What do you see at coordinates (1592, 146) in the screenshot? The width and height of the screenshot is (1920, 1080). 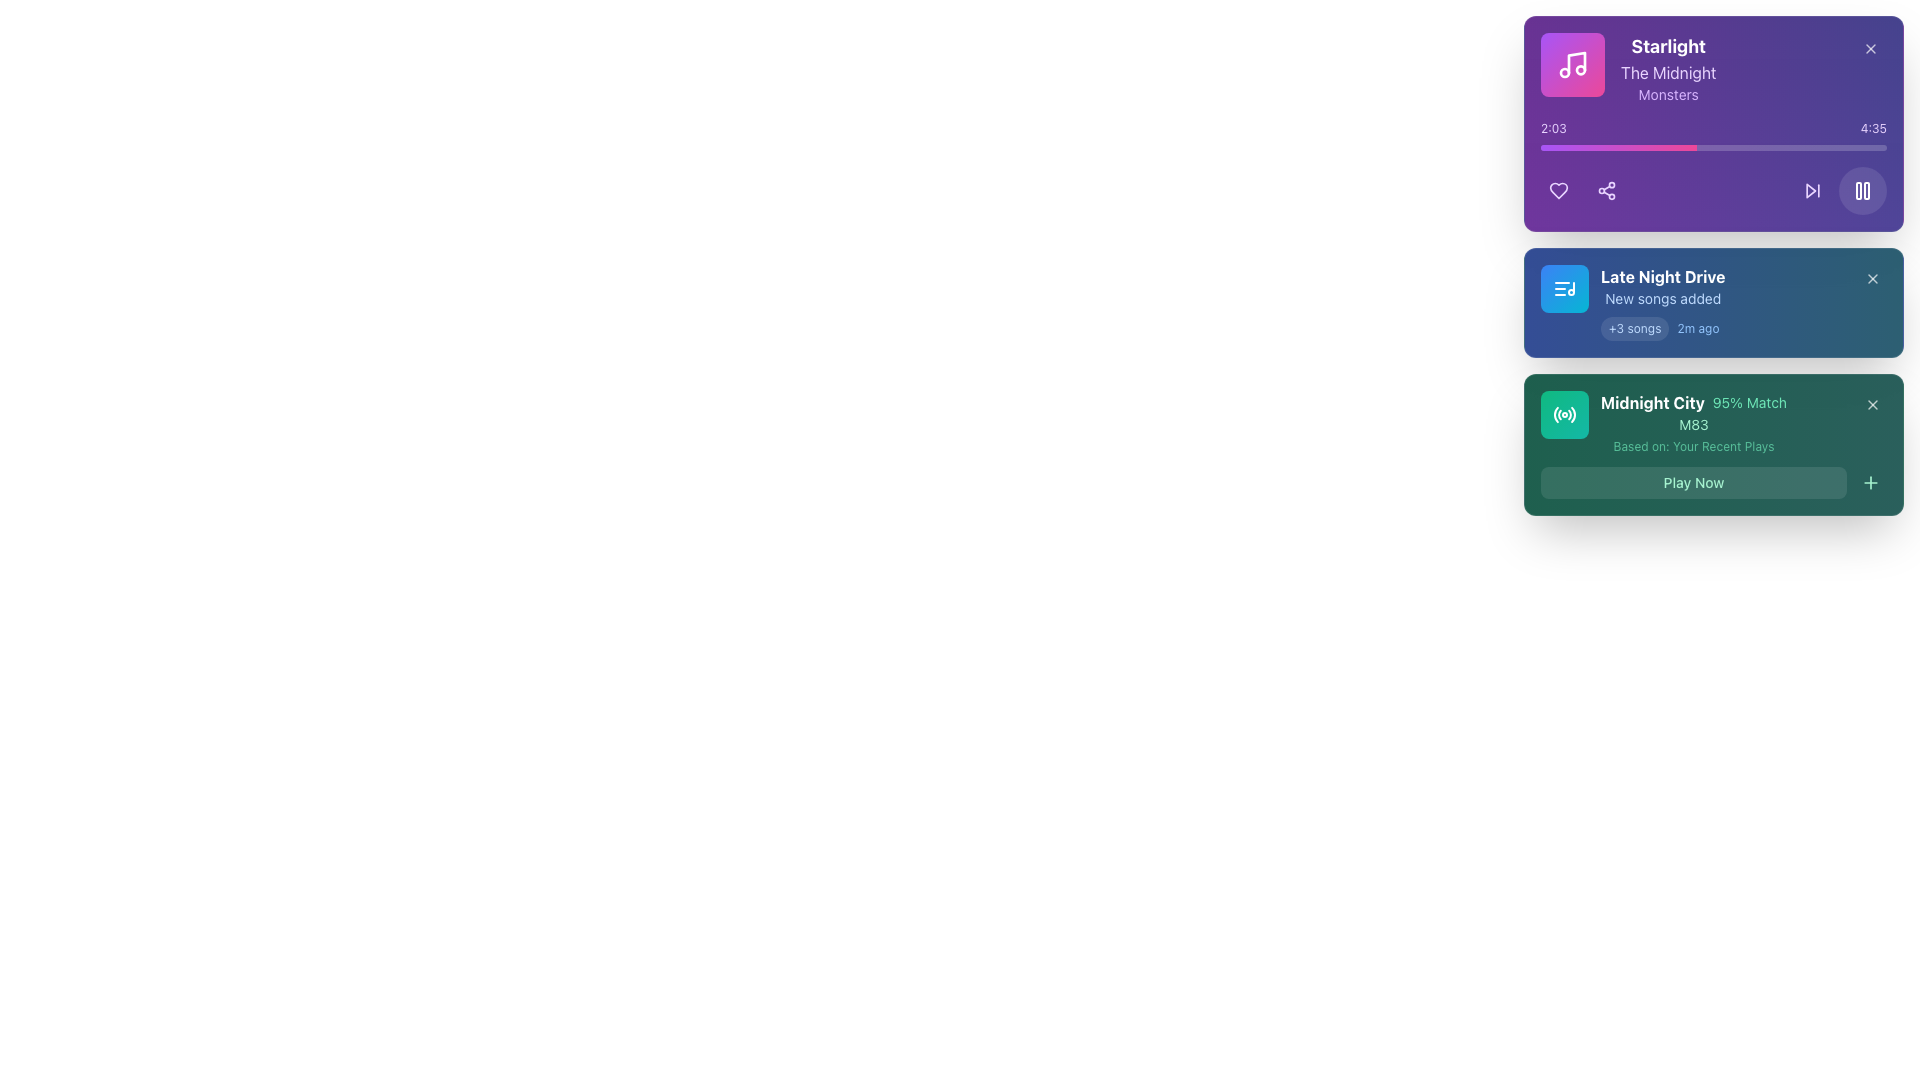 I see `playback progress` at bounding box center [1592, 146].